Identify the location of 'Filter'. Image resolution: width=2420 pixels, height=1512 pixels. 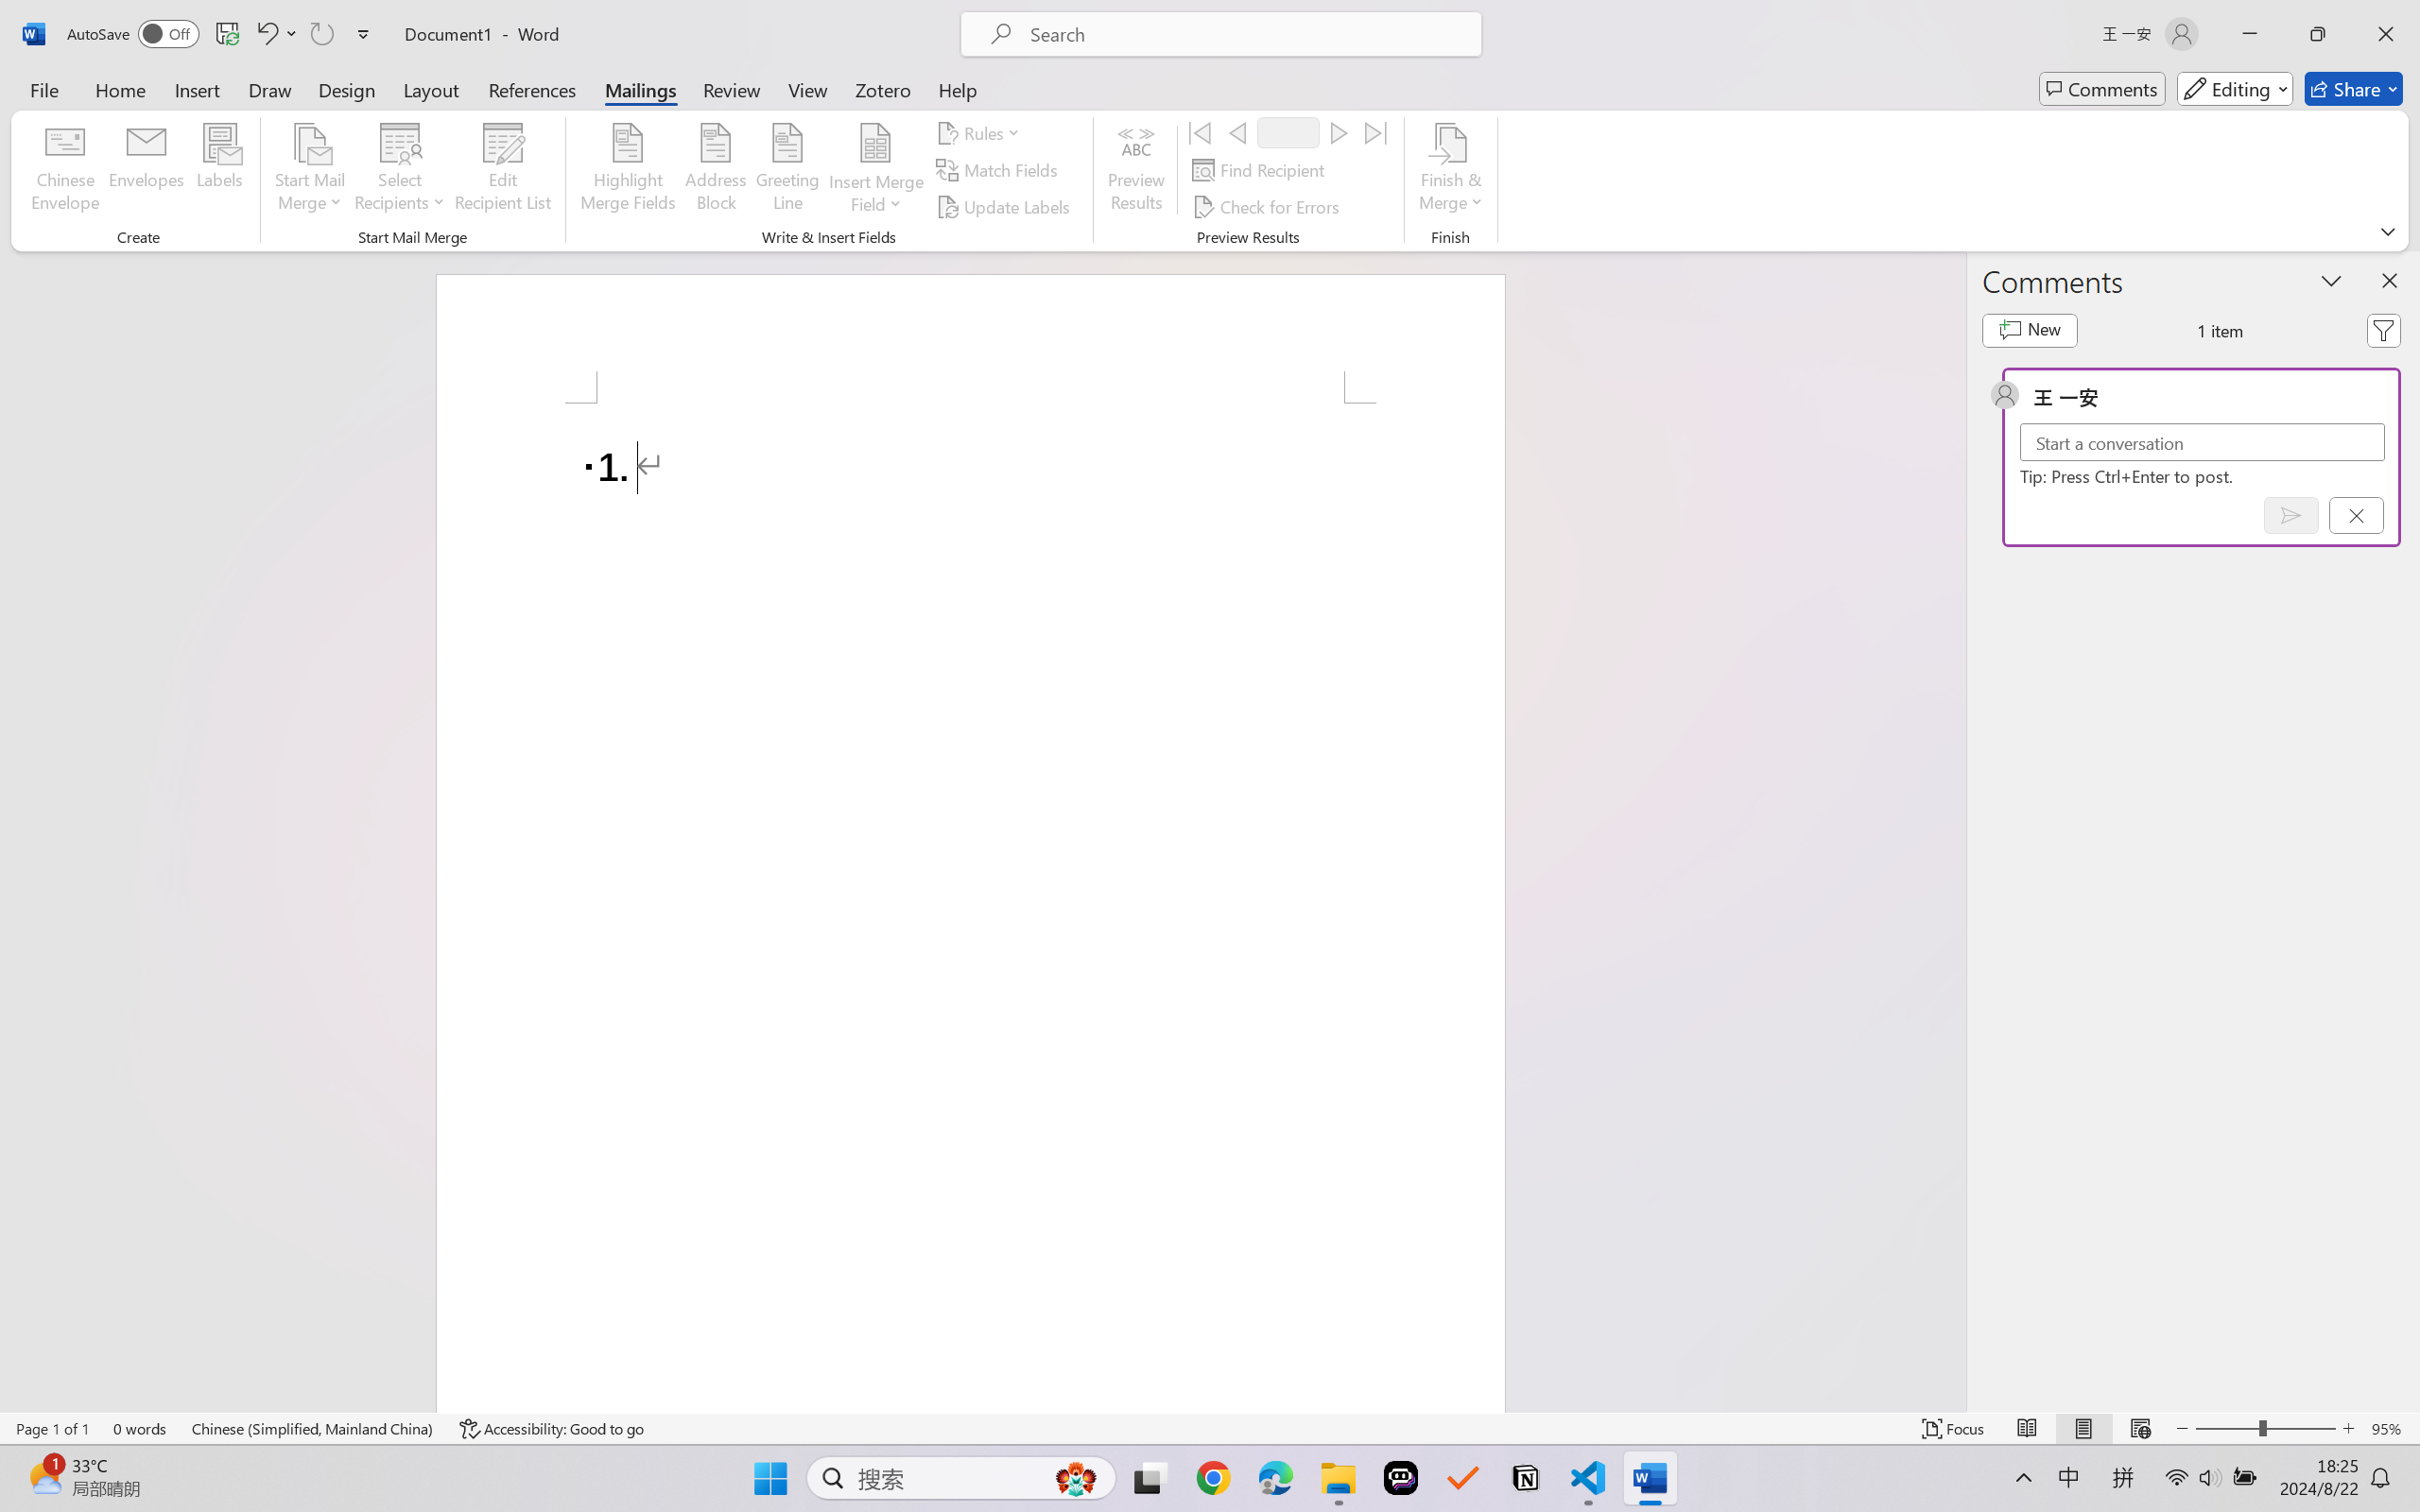
(2383, 331).